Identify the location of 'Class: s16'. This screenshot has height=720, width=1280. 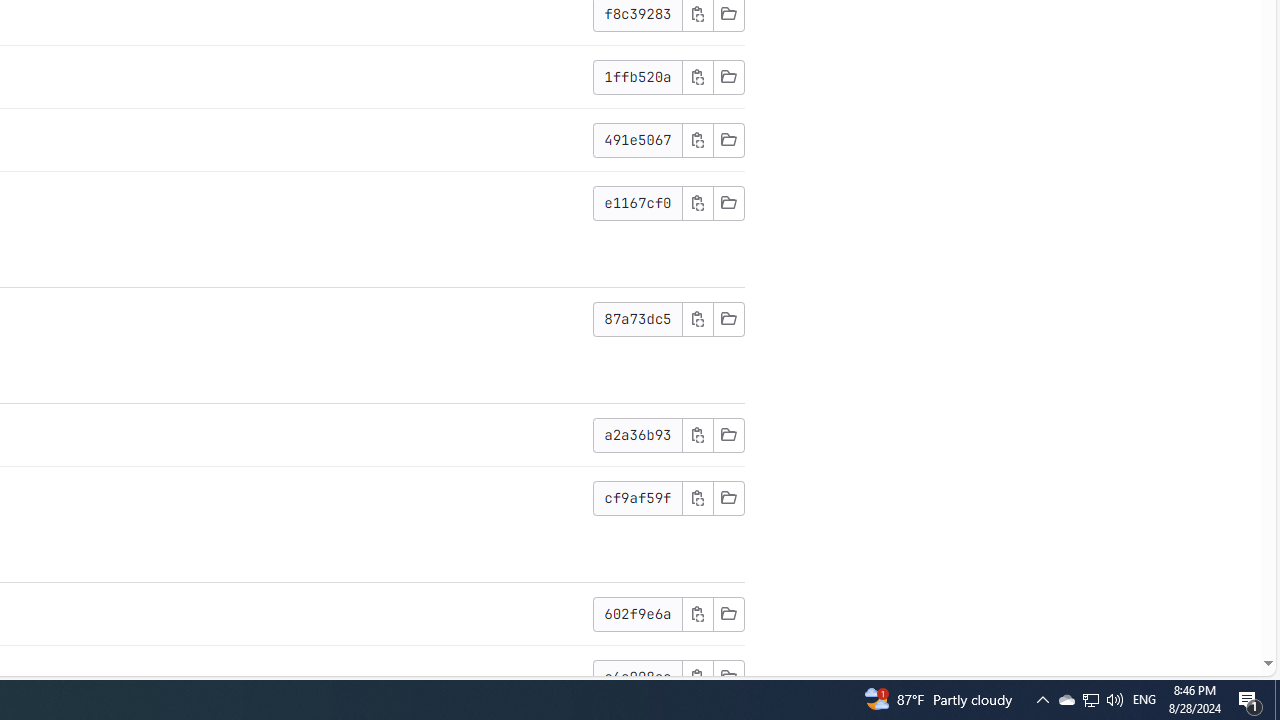
(727, 675).